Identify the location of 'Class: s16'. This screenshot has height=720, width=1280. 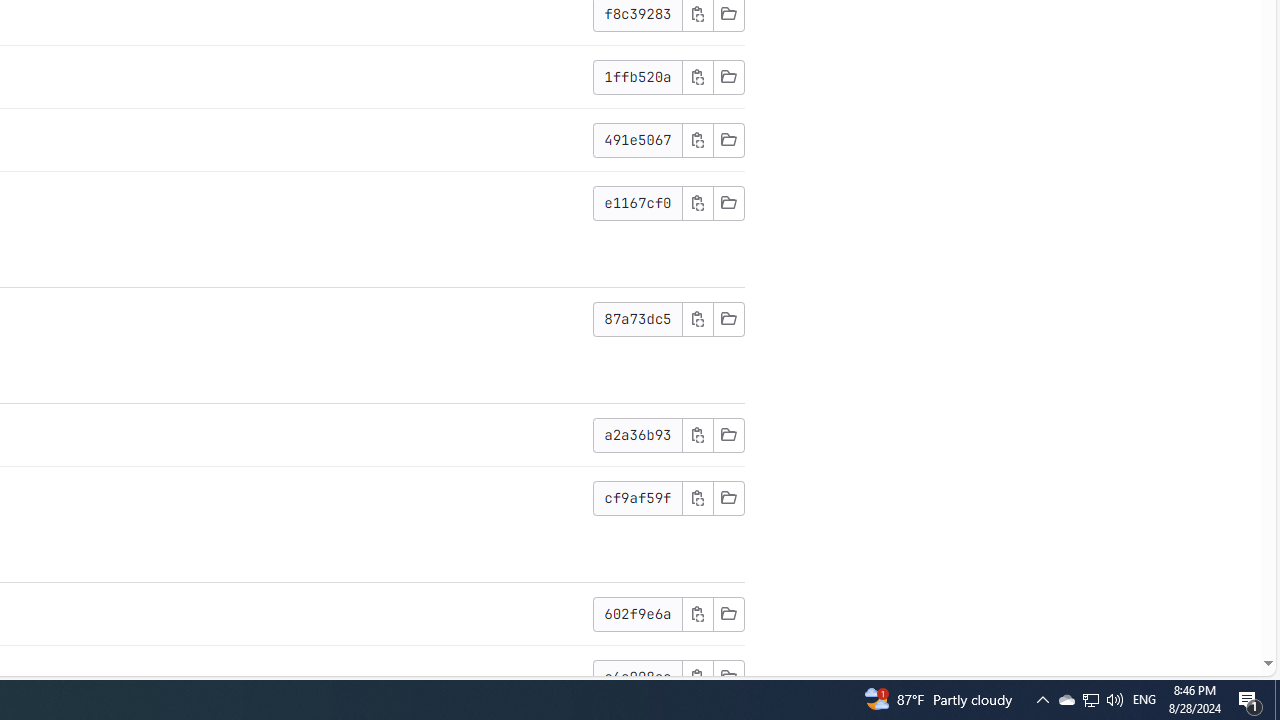
(727, 675).